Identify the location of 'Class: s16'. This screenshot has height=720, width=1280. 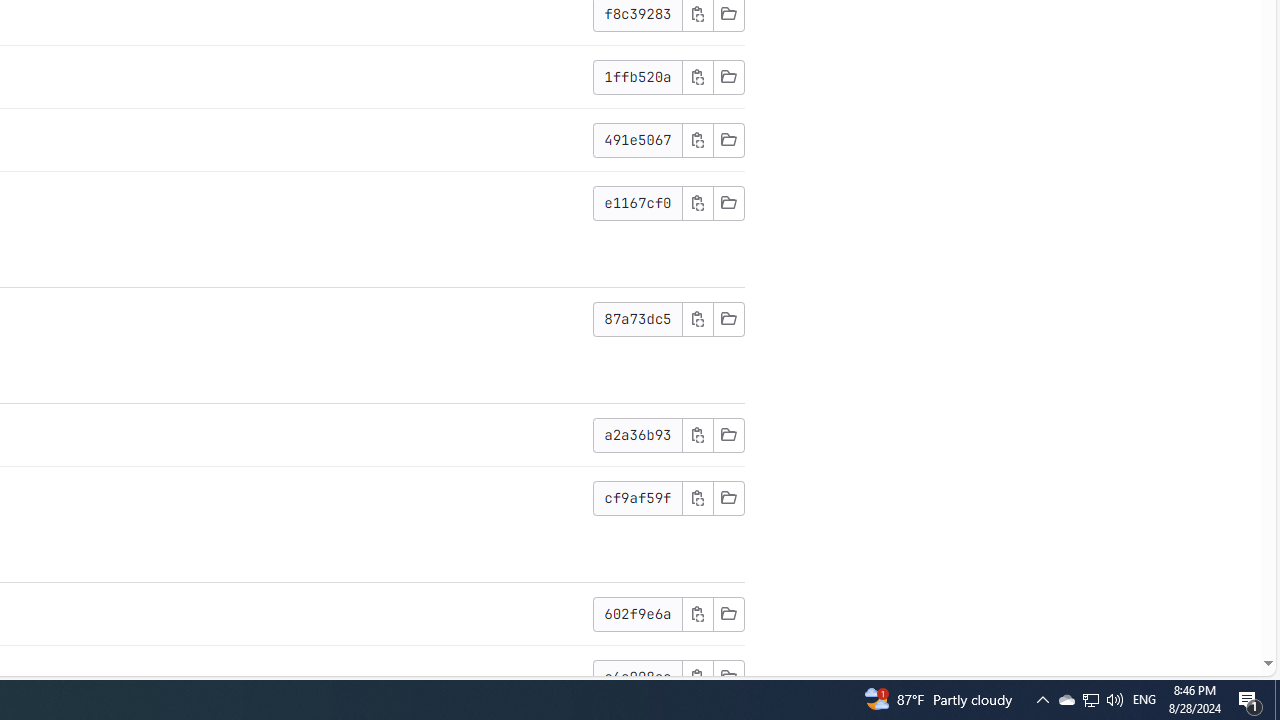
(727, 675).